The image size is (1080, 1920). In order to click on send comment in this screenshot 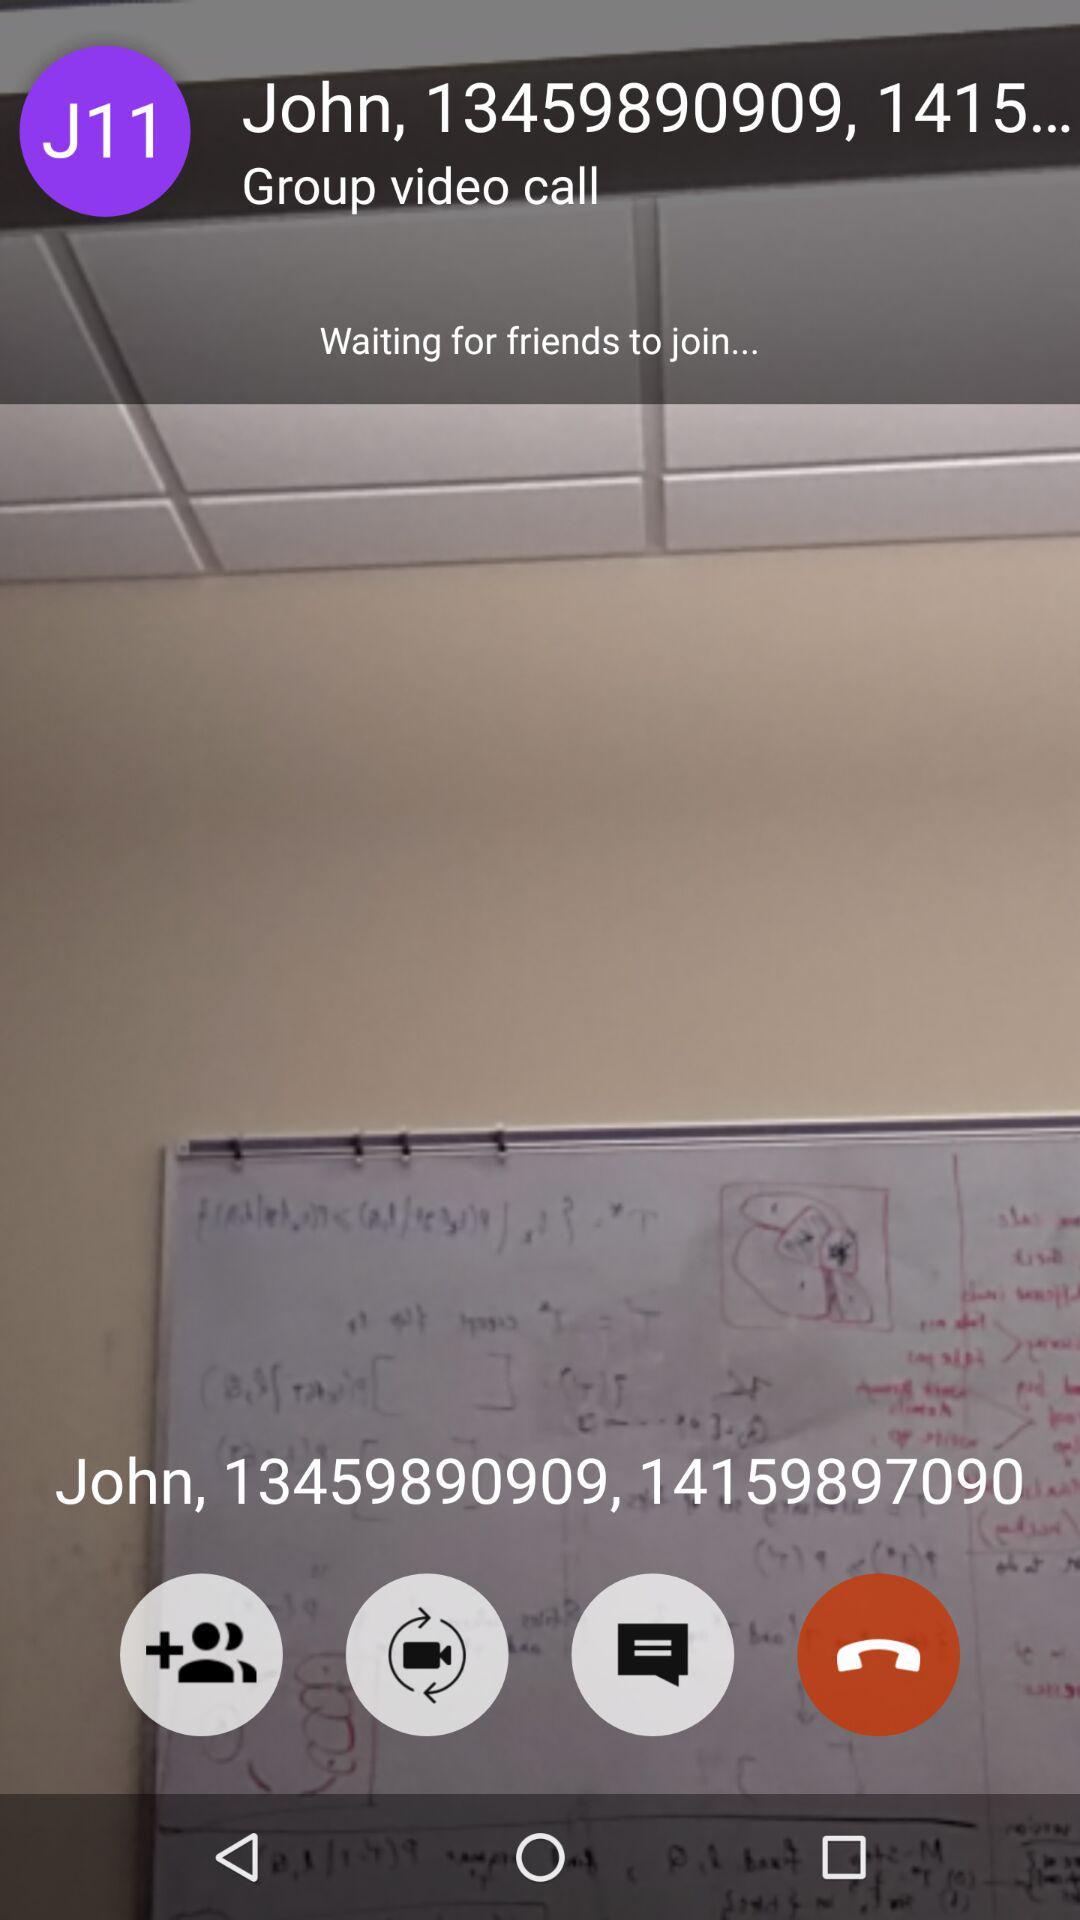, I will do `click(652, 1654)`.